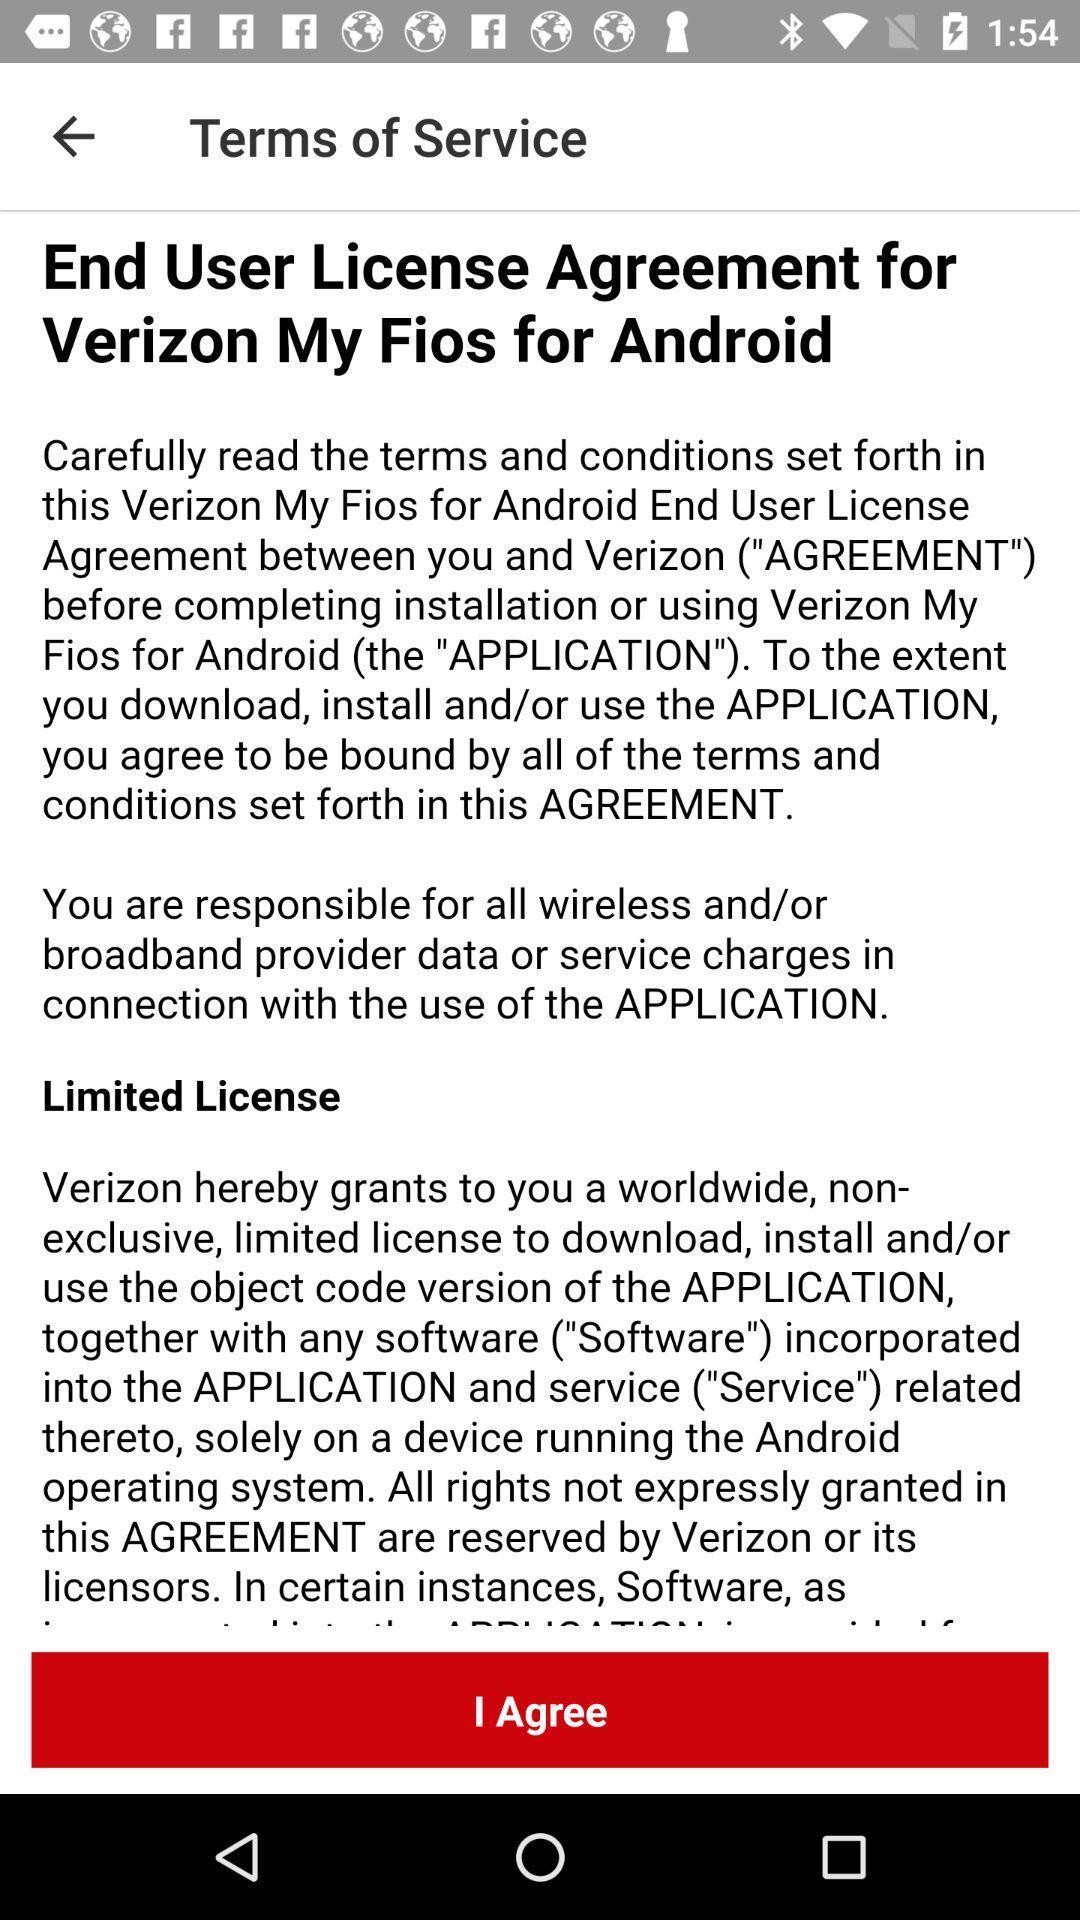  What do you see at coordinates (540, 916) in the screenshot?
I see `scroll through text` at bounding box center [540, 916].